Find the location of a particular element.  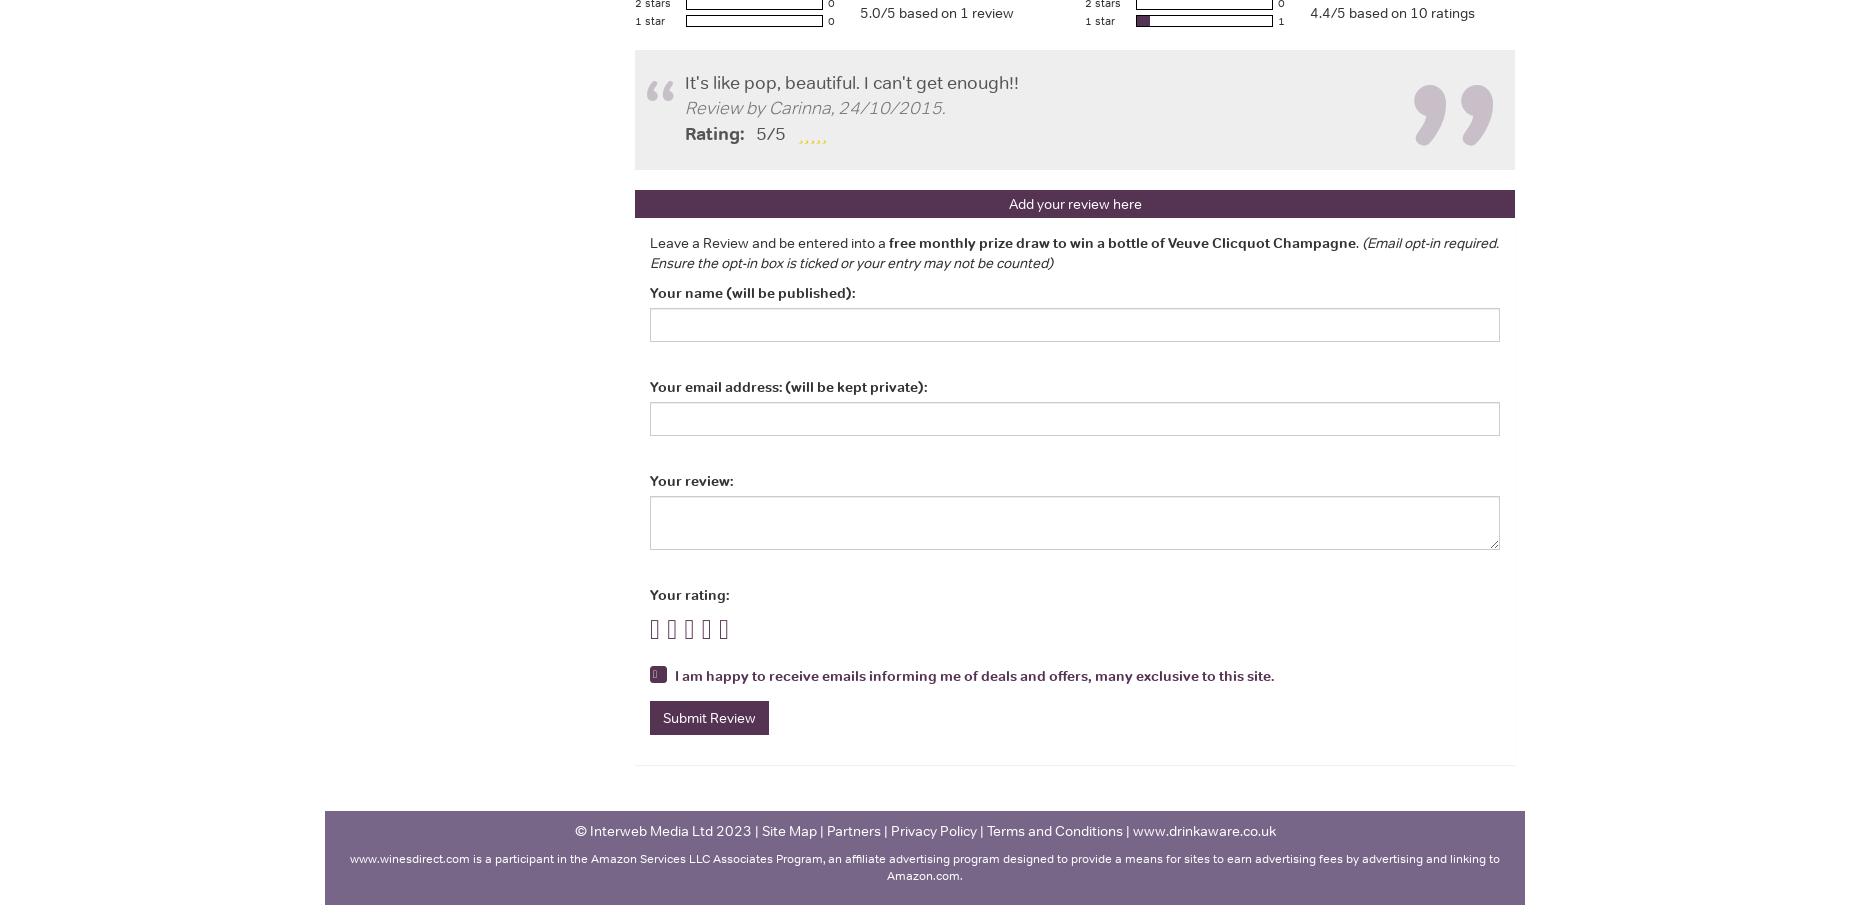

'5.0/5 based on 1 review' is located at coordinates (860, 11).